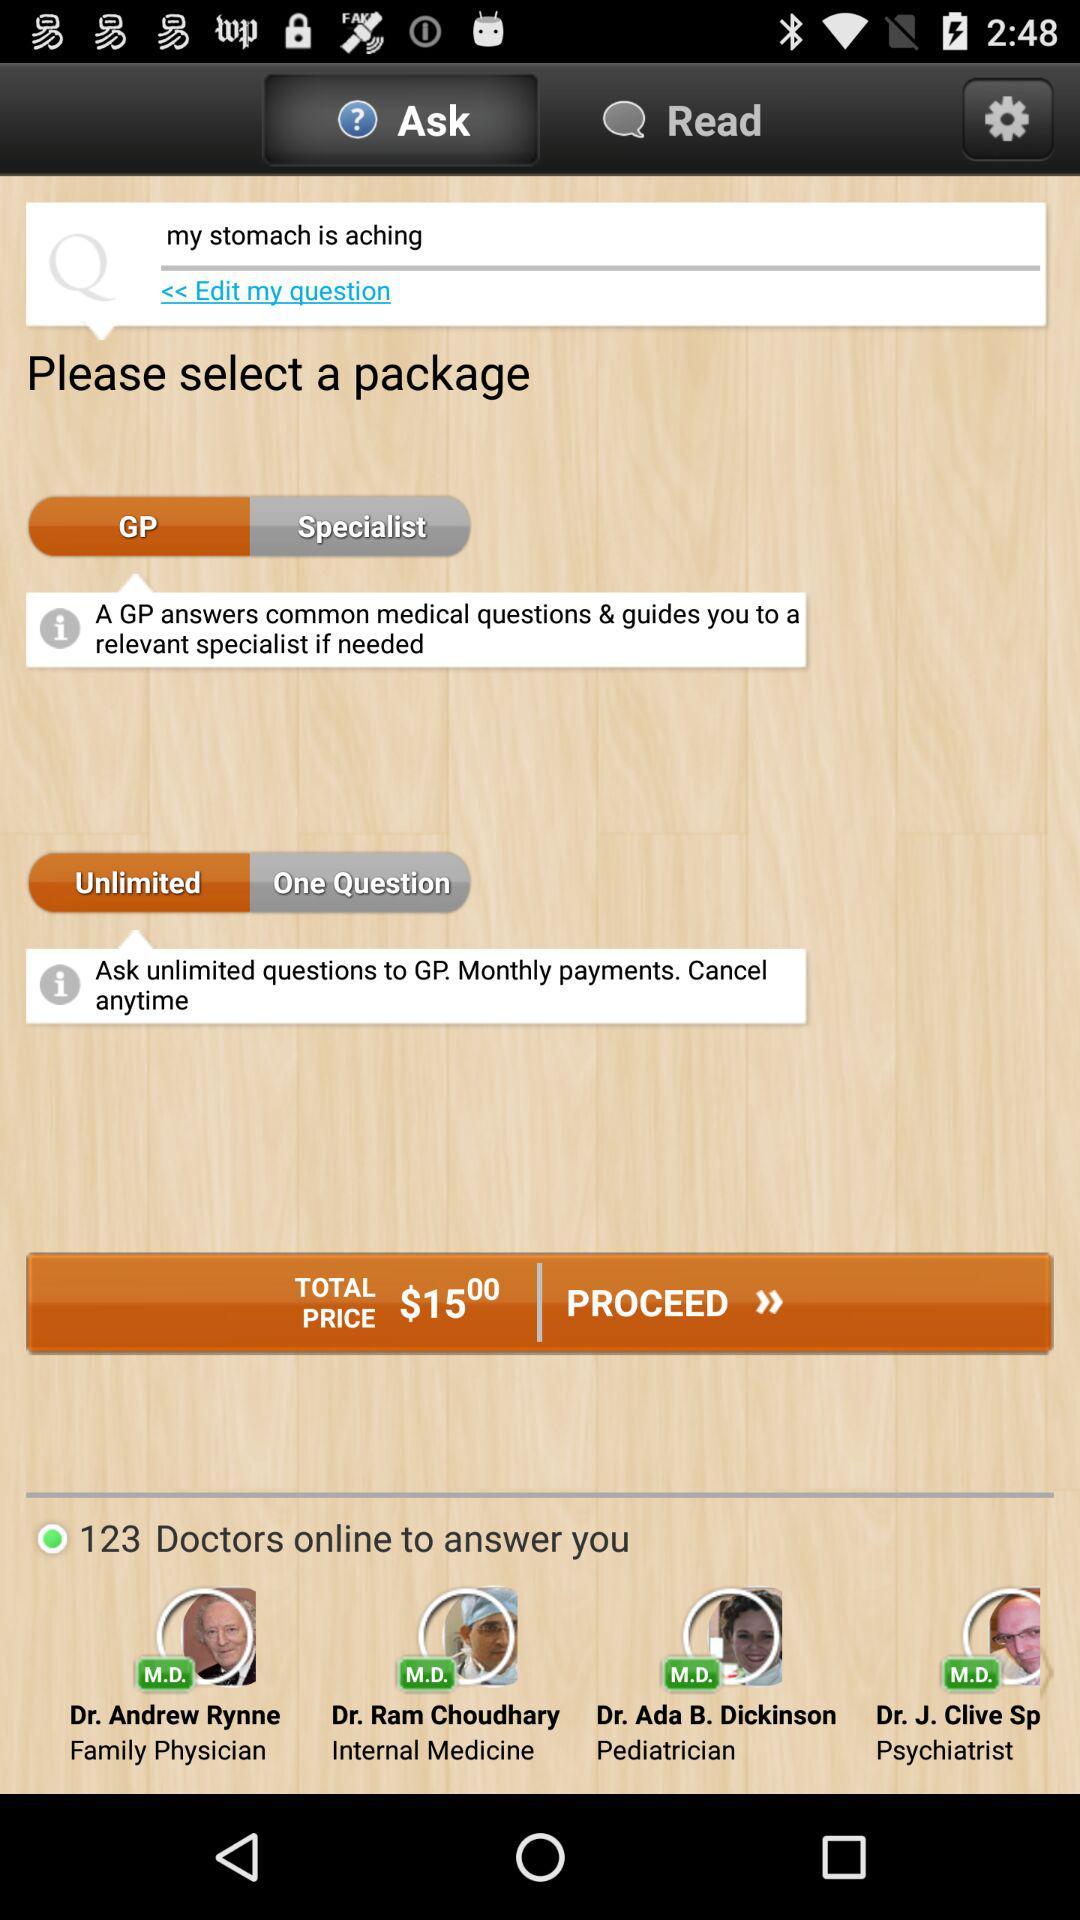 The image size is (1080, 1920). Describe the element at coordinates (361, 882) in the screenshot. I see `one question item` at that location.